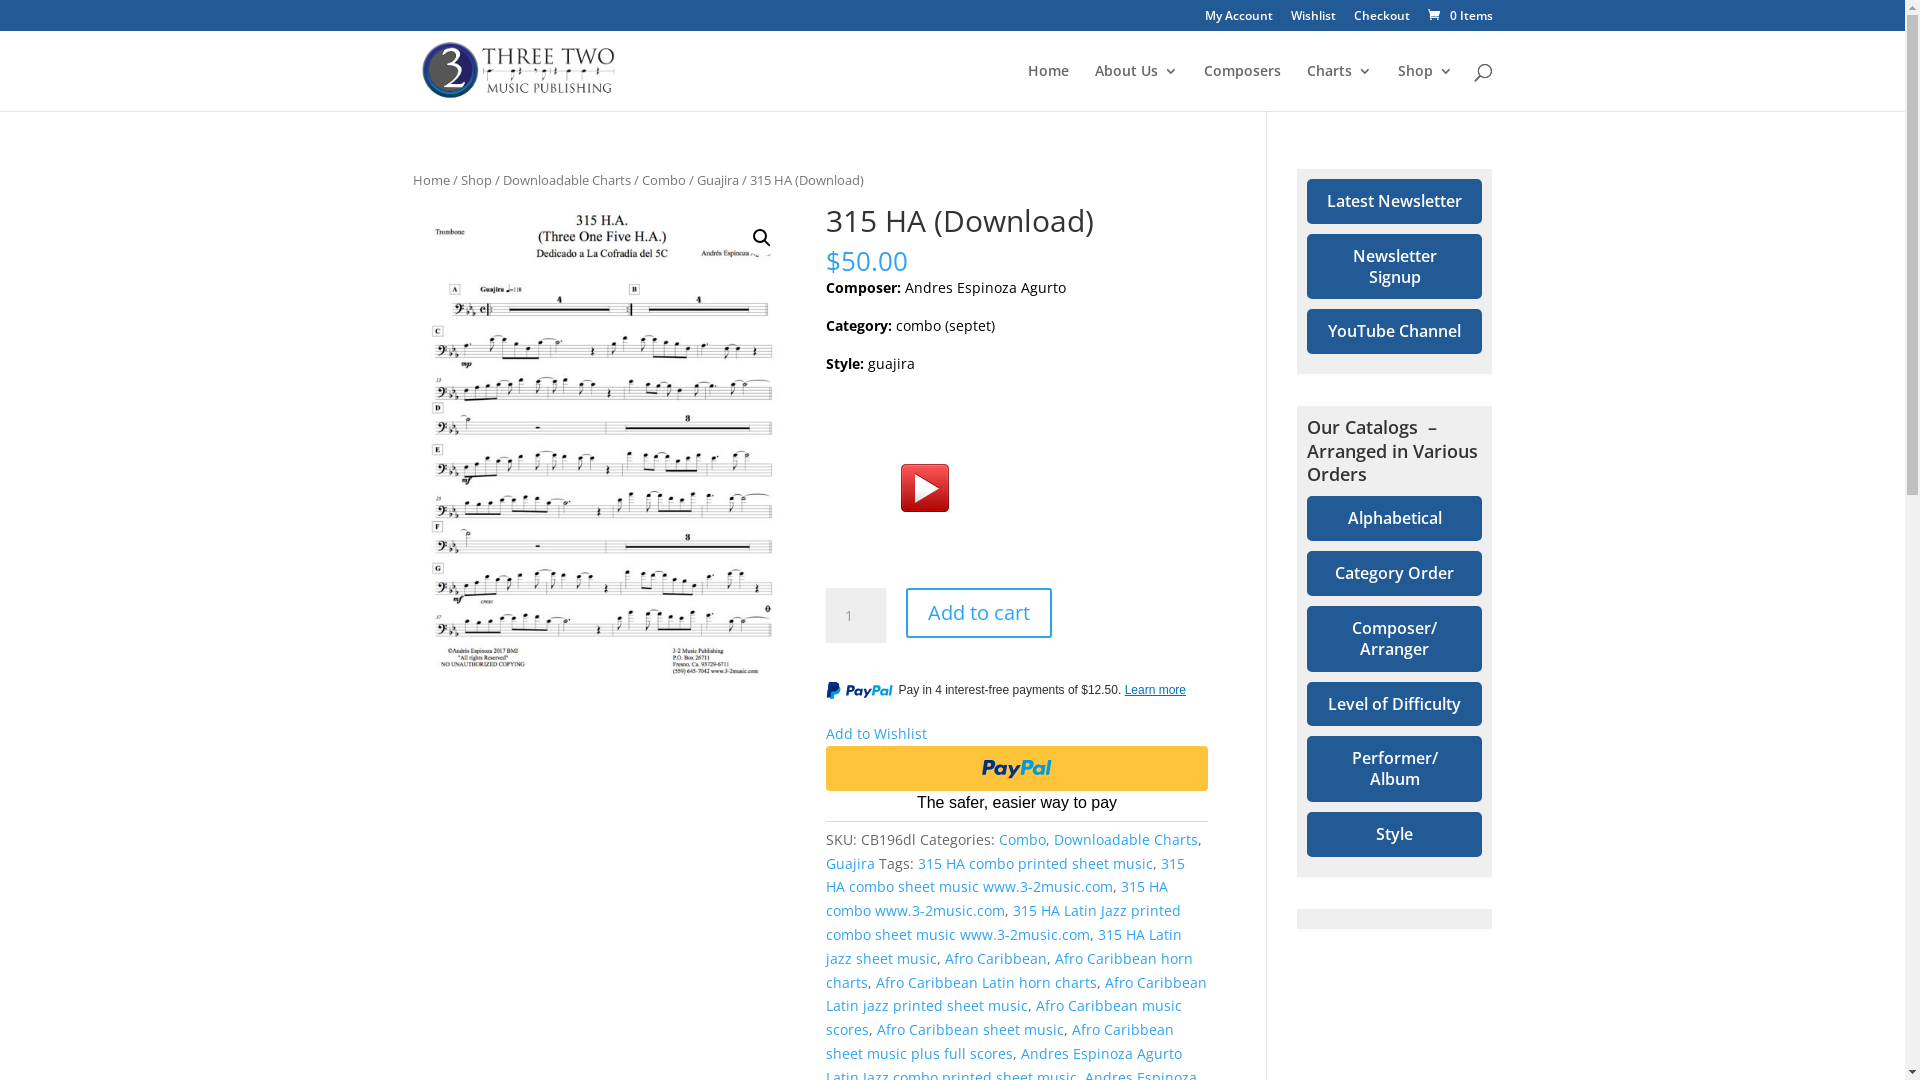  What do you see at coordinates (997, 897) in the screenshot?
I see `'315 HA combo www.3-2music.com'` at bounding box center [997, 897].